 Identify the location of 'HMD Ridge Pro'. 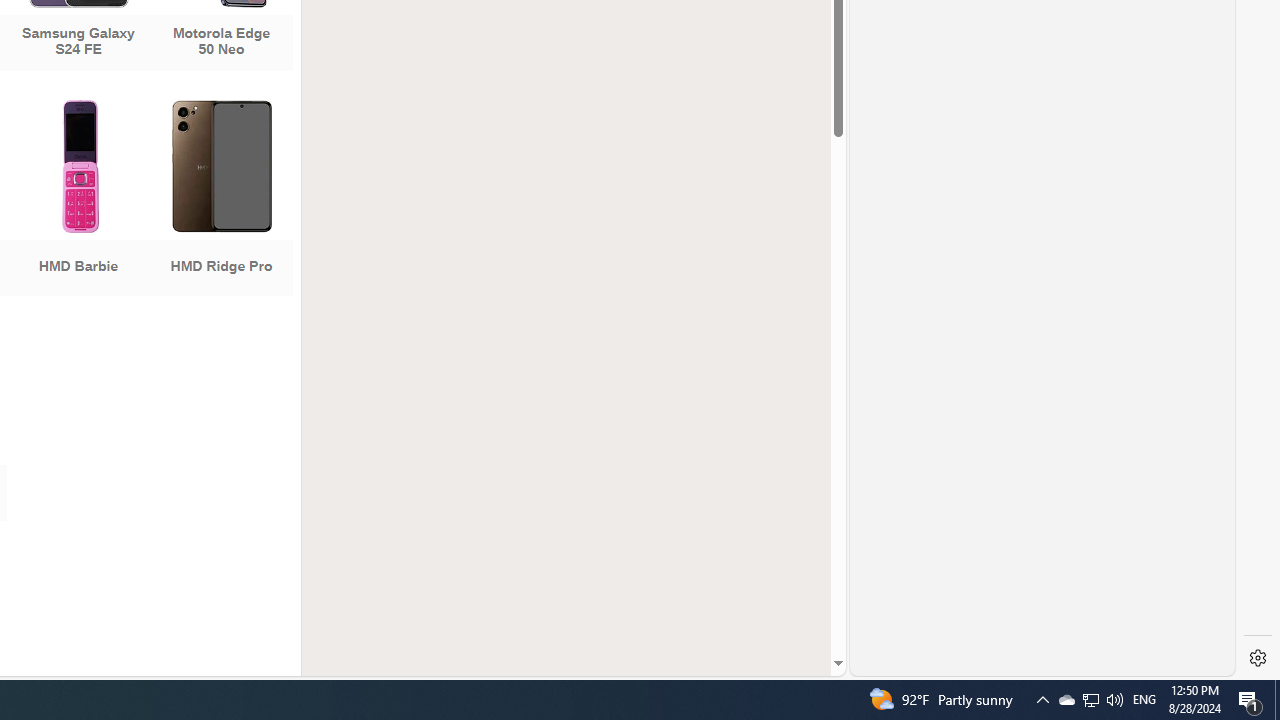
(221, 200).